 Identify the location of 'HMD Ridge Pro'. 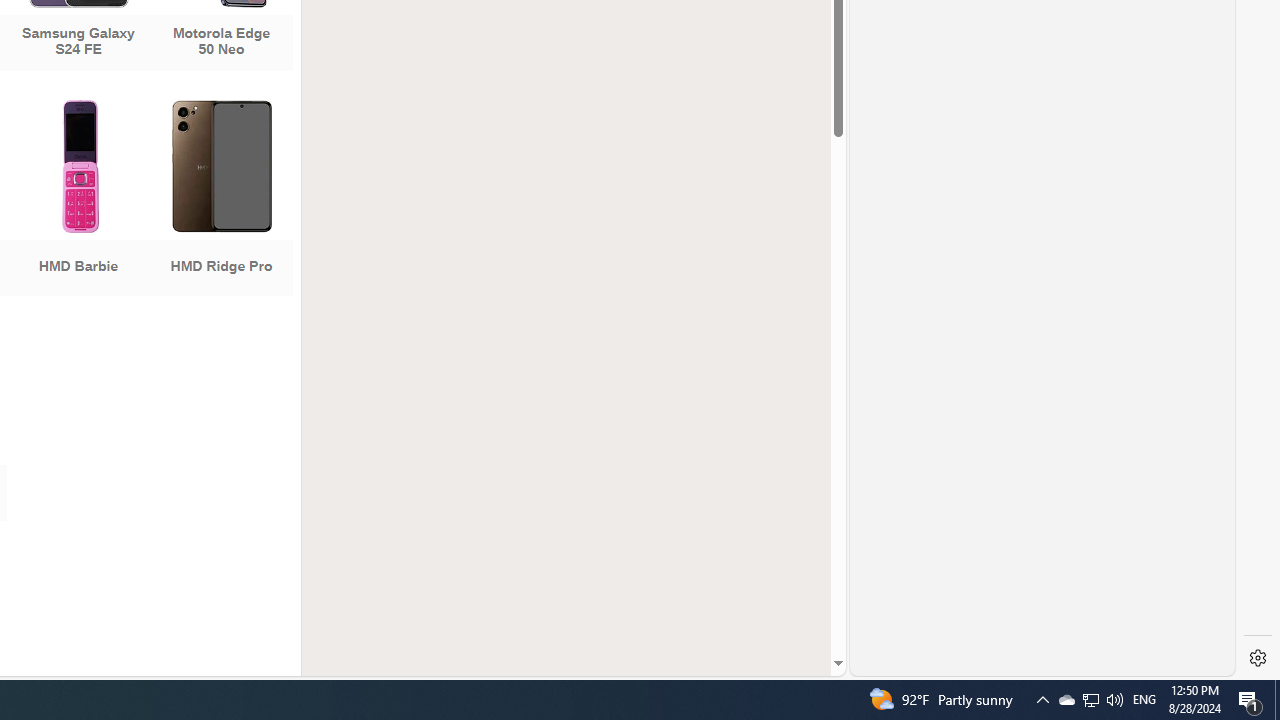
(221, 200).